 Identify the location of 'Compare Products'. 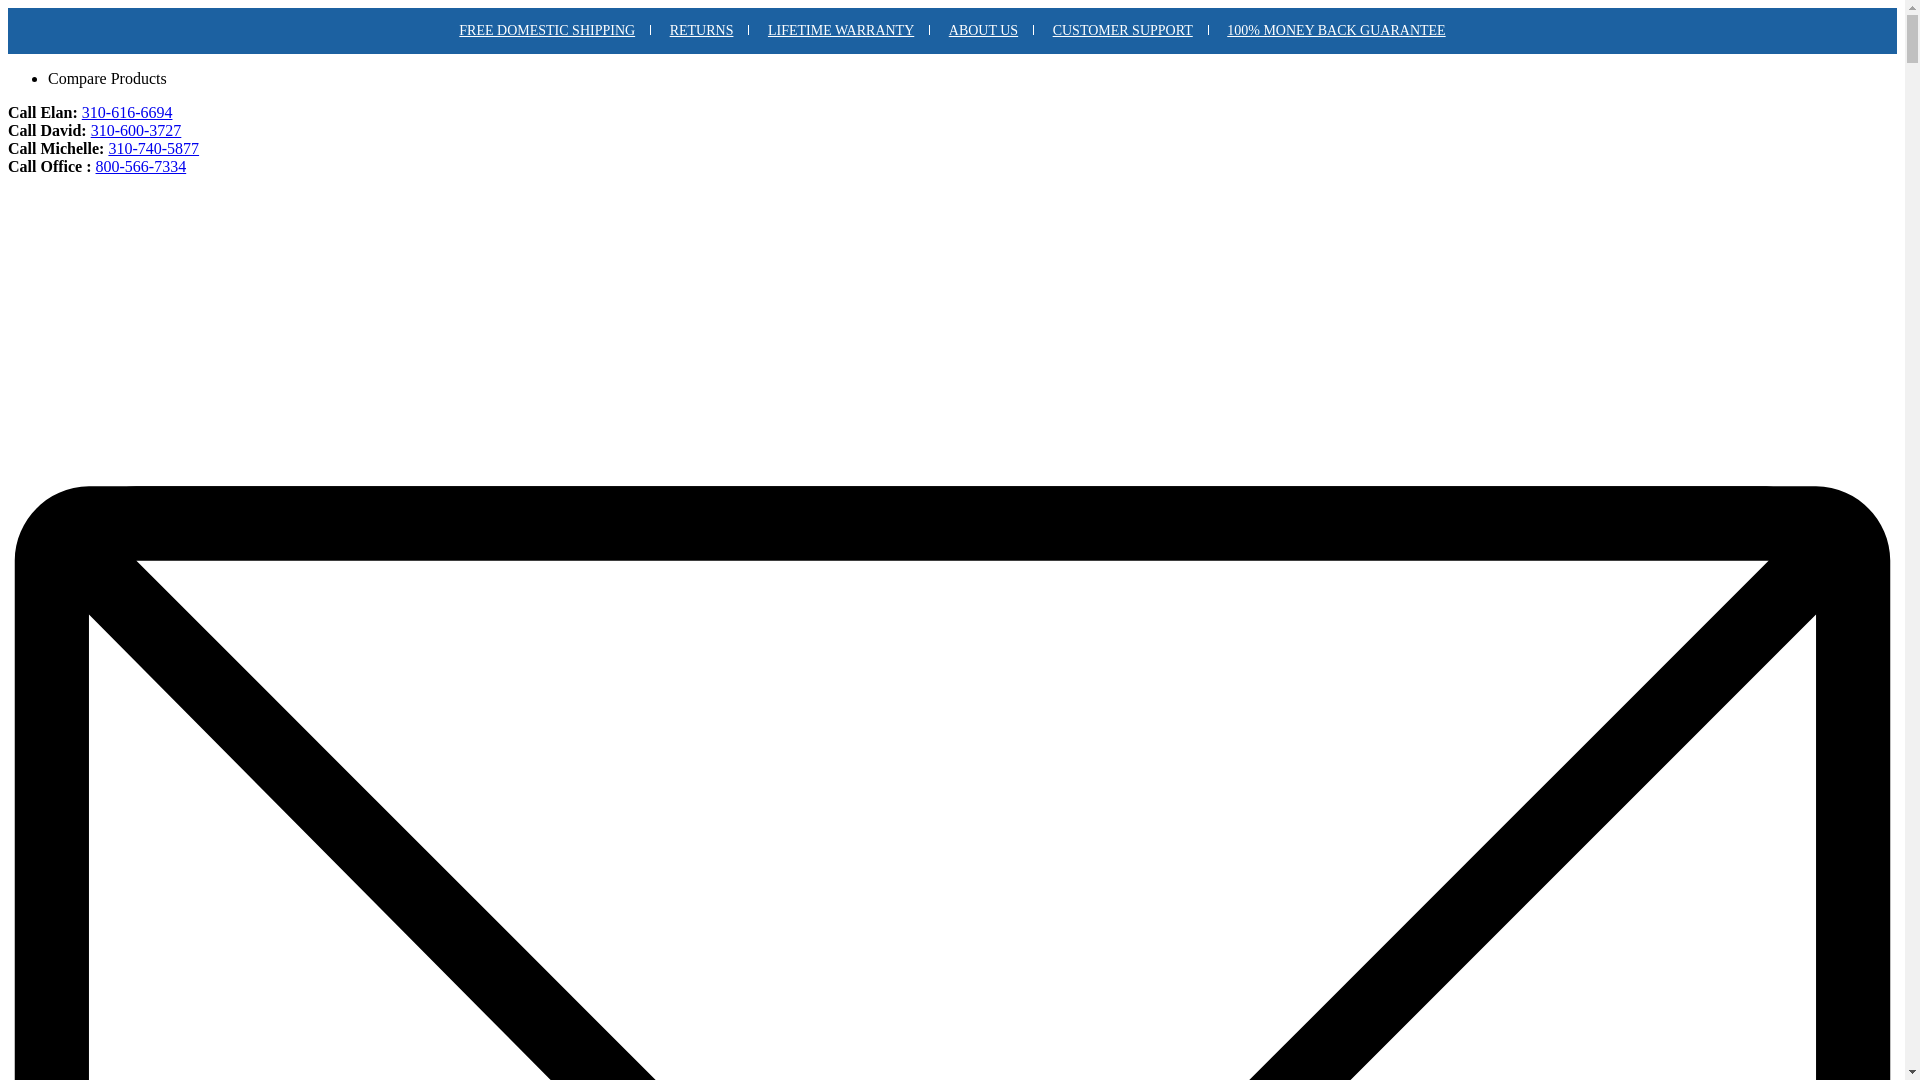
(106, 77).